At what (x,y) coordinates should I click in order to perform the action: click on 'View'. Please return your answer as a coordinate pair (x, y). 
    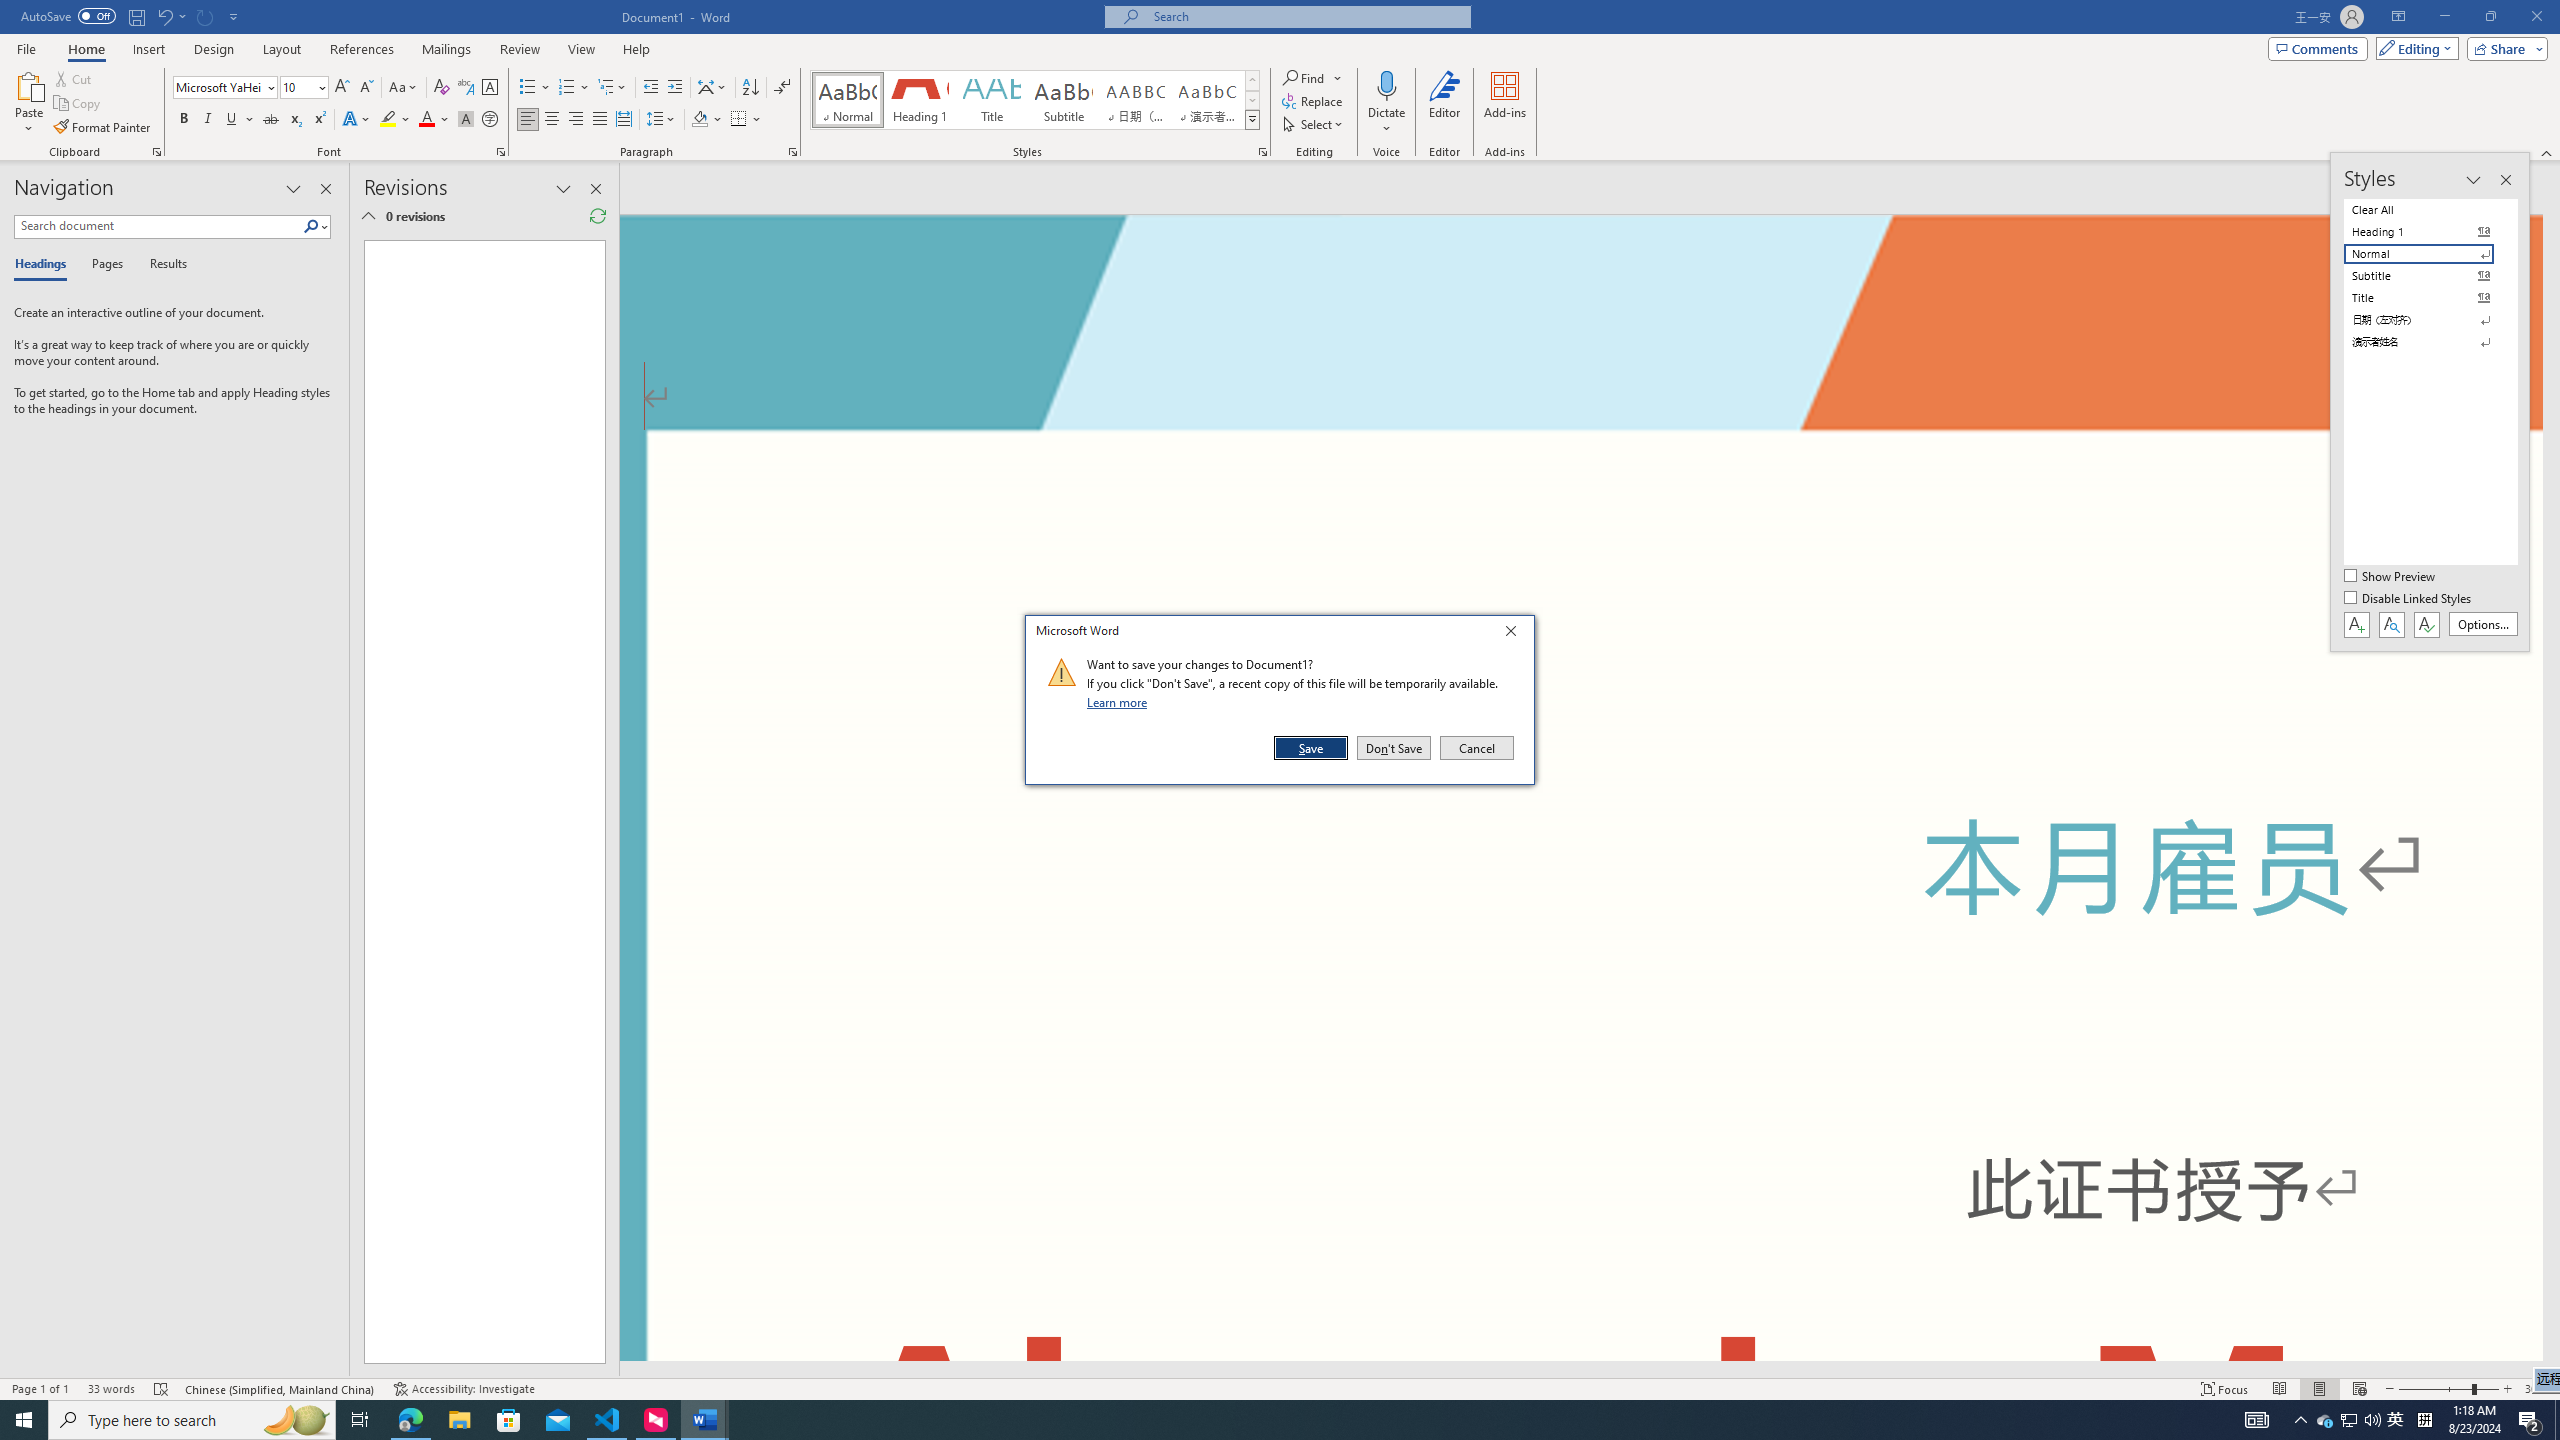
    Looking at the image, I should click on (582, 49).